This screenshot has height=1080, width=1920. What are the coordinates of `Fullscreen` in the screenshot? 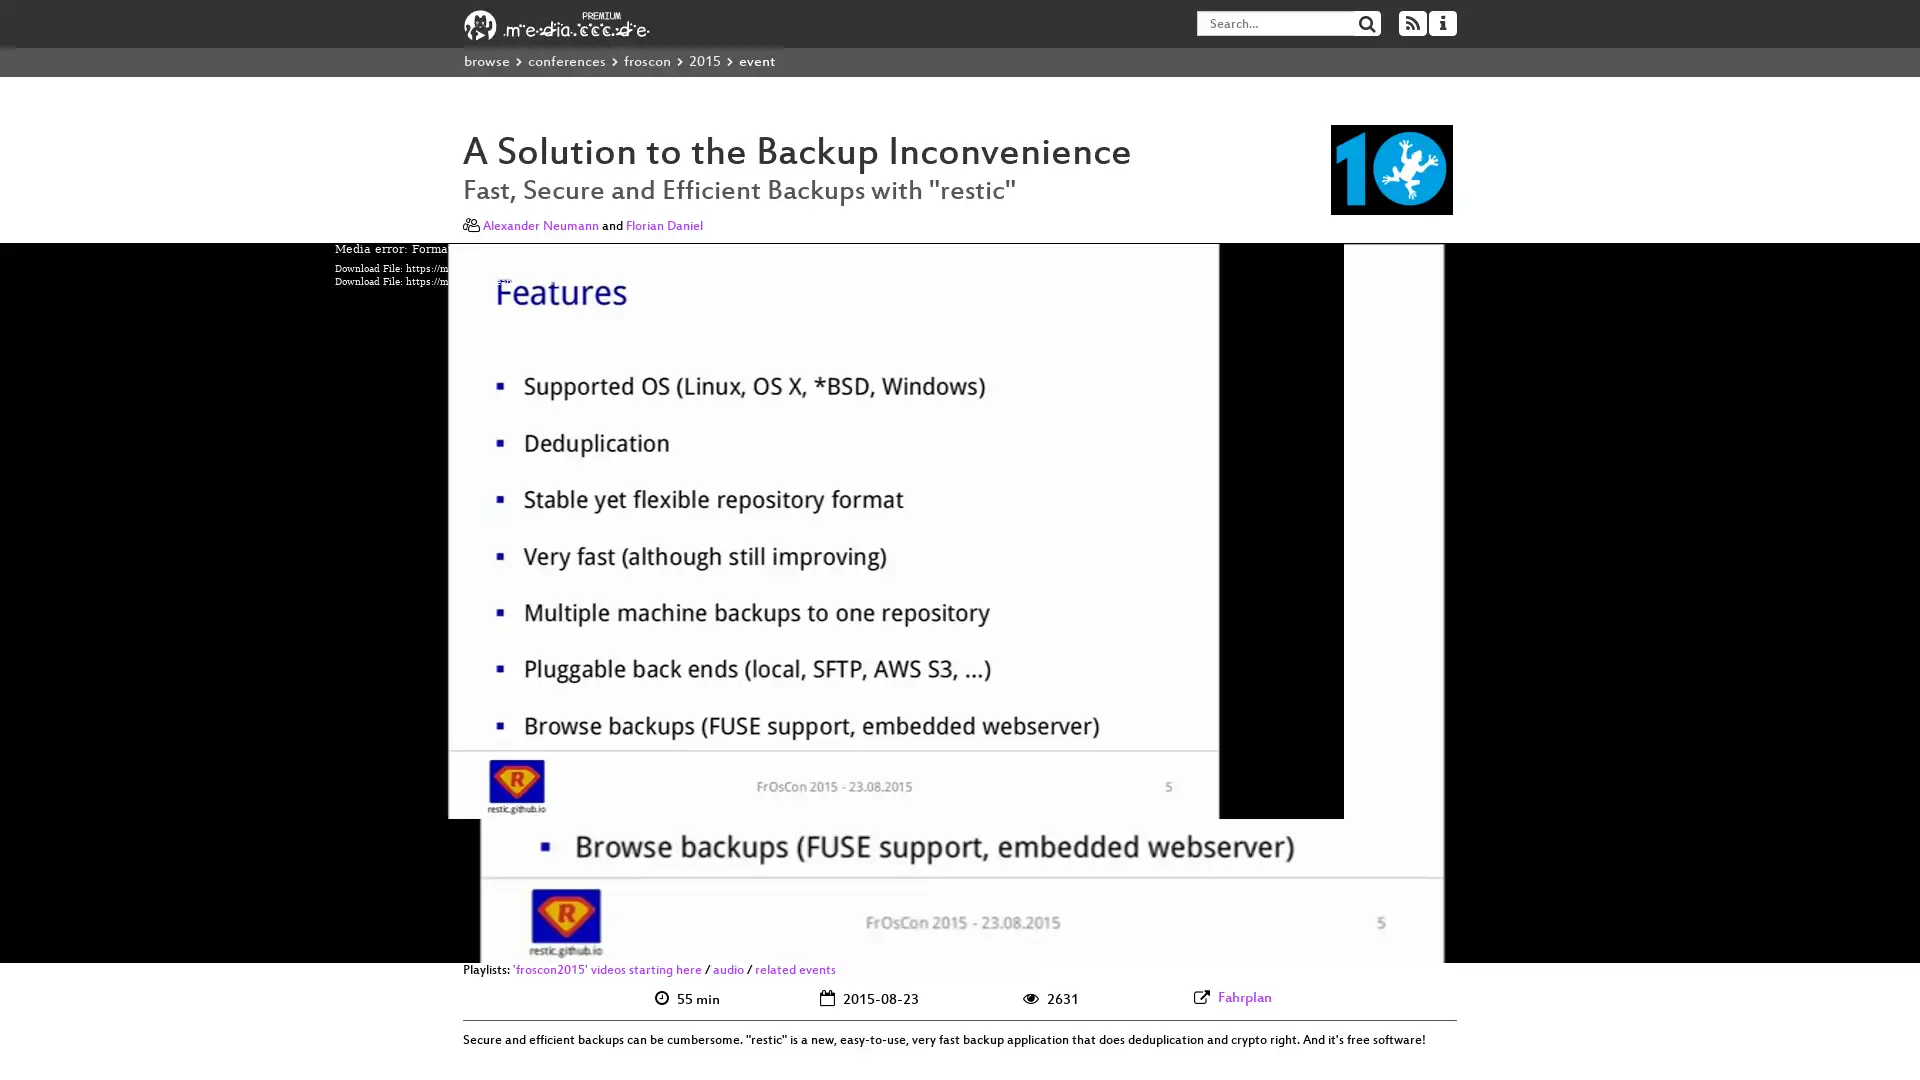 It's located at (1573, 941).